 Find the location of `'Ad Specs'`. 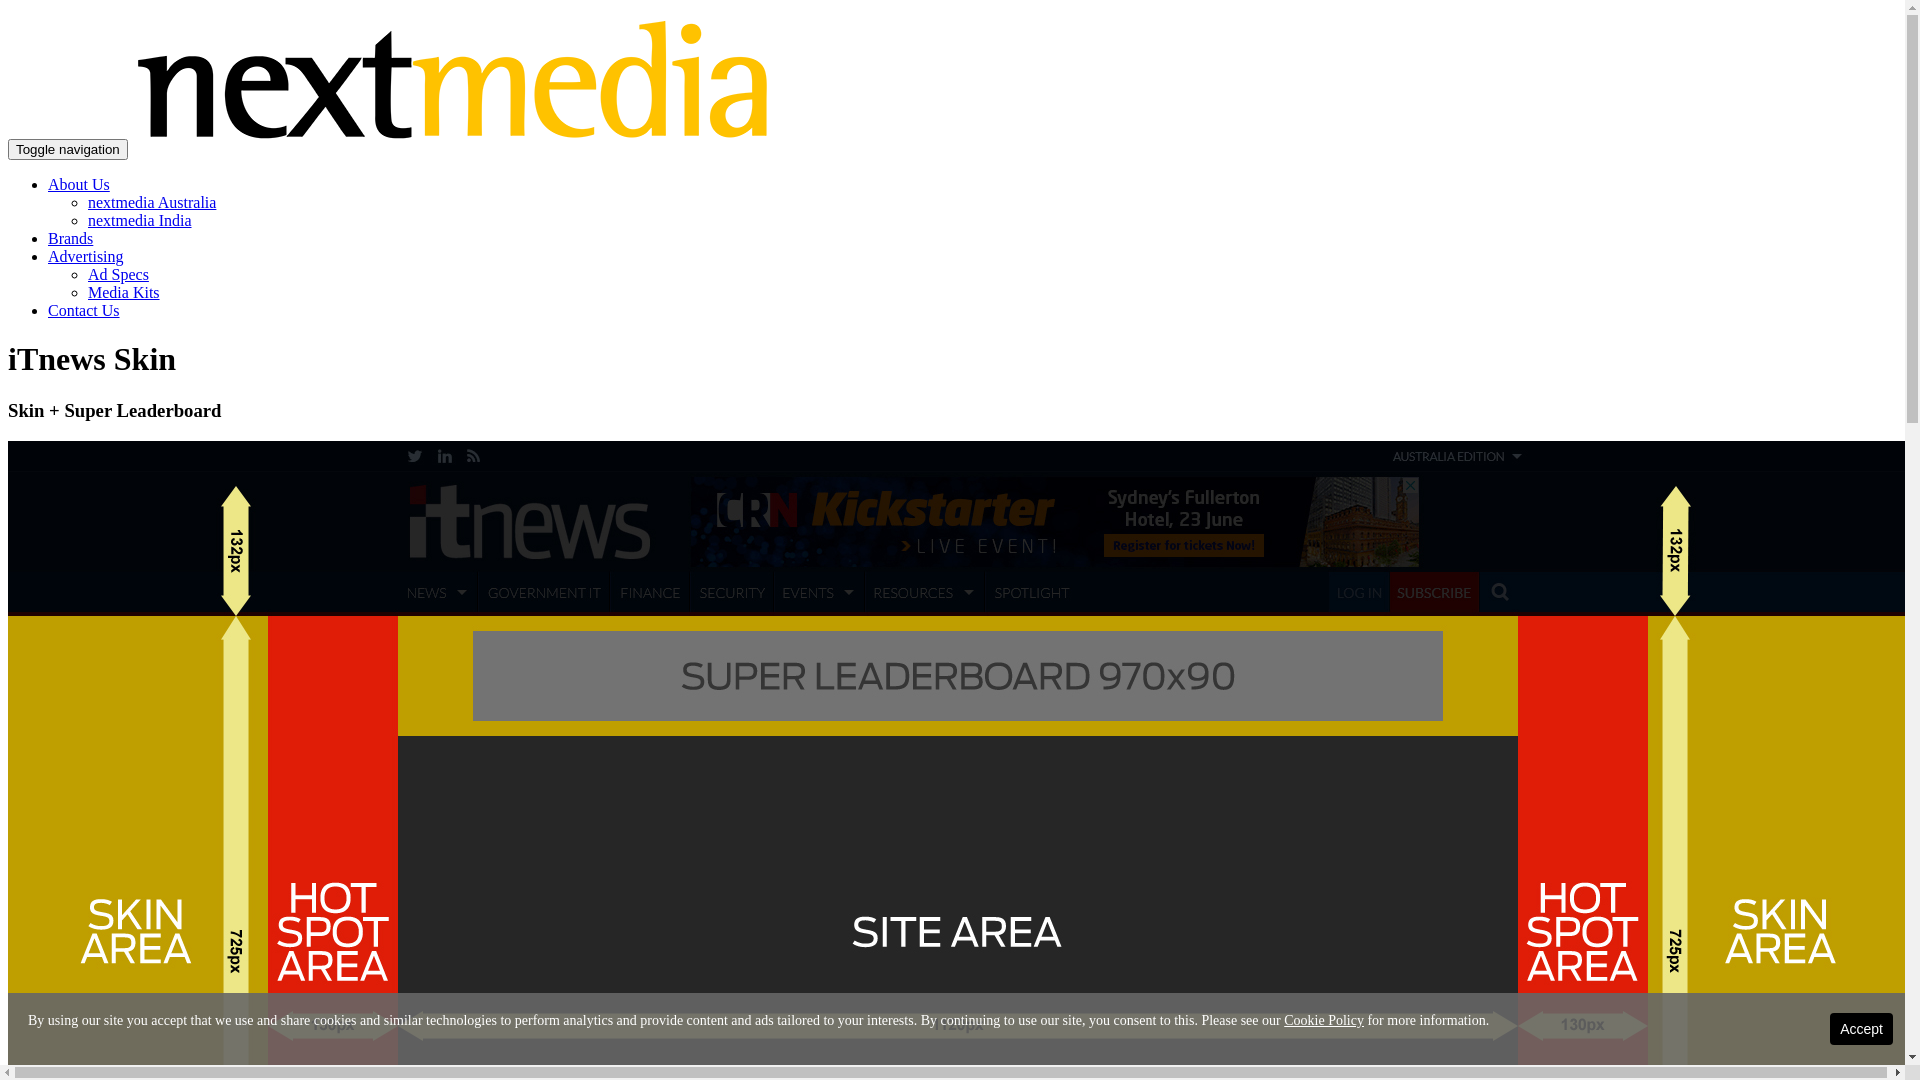

'Ad Specs' is located at coordinates (117, 274).